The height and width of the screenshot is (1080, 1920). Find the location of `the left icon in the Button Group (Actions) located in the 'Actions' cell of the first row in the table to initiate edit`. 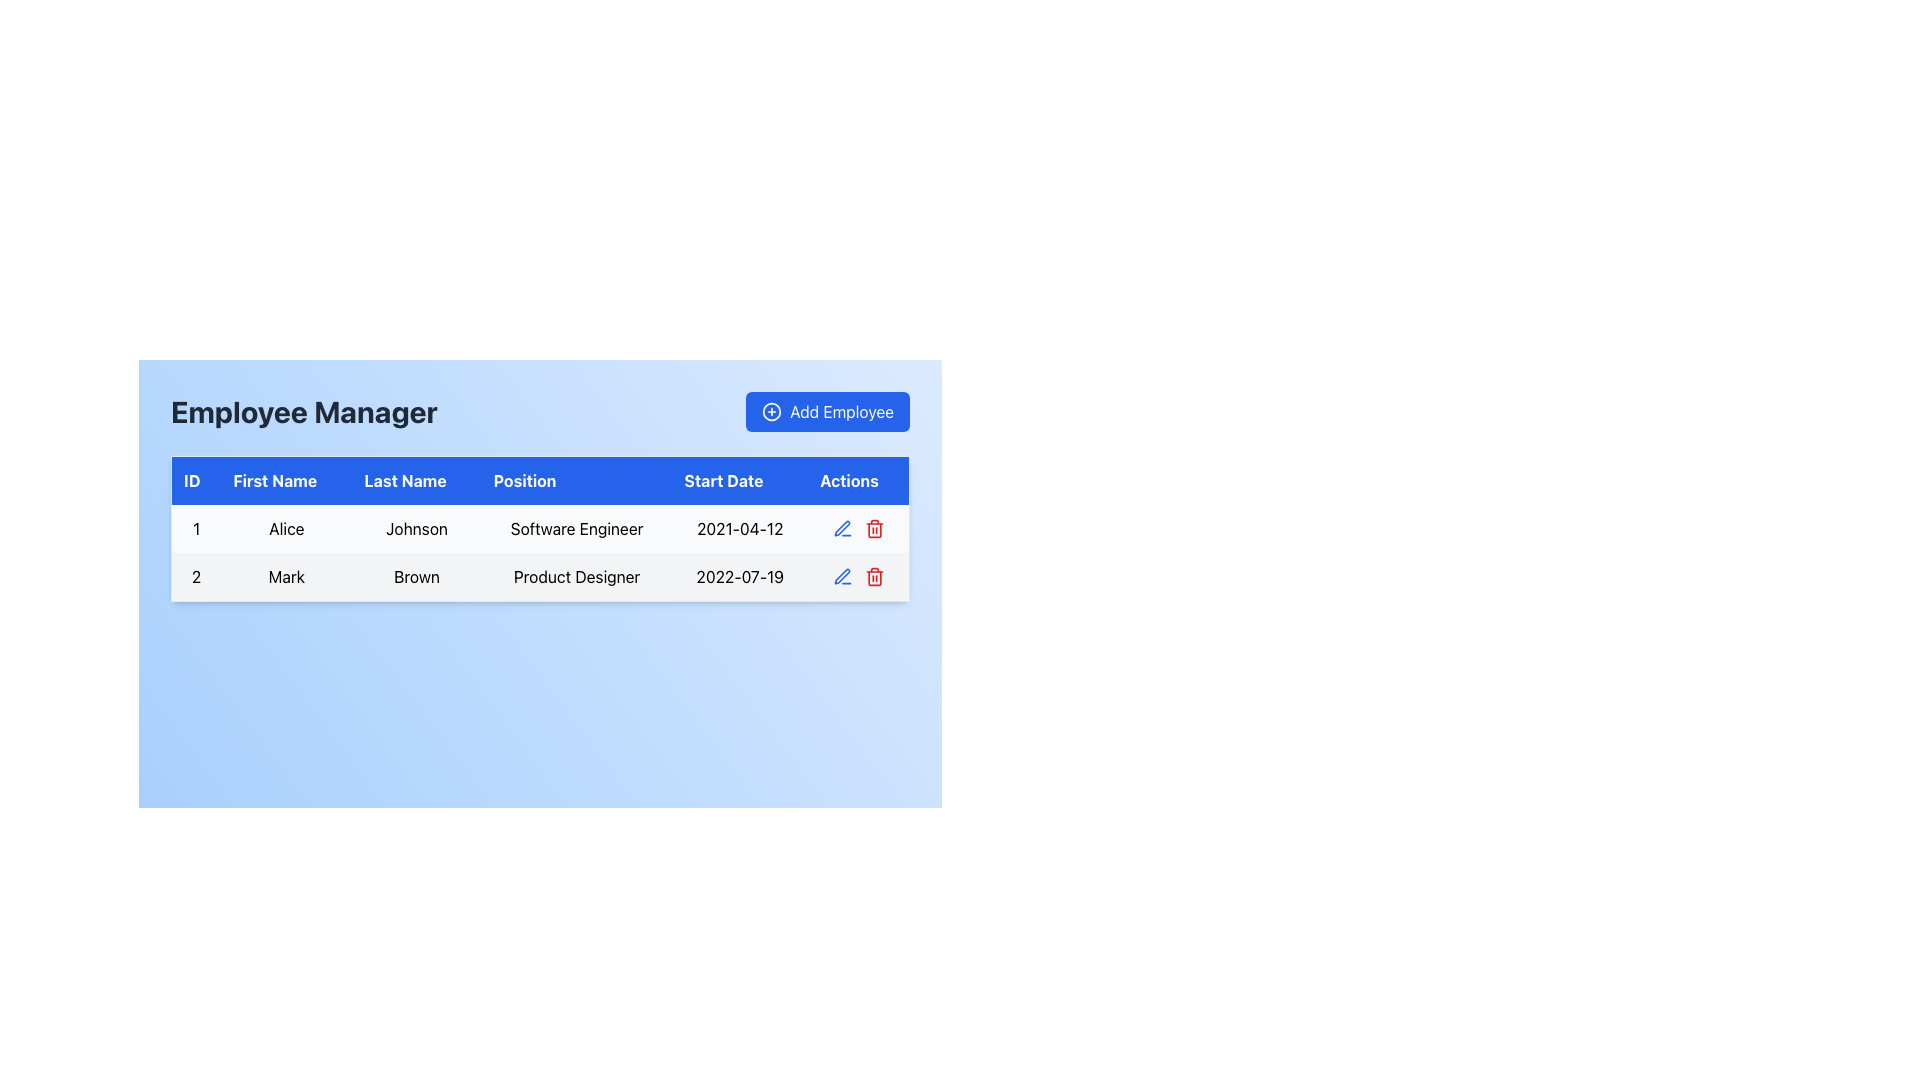

the left icon in the Button Group (Actions) located in the 'Actions' cell of the first row in the table to initiate edit is located at coordinates (858, 527).